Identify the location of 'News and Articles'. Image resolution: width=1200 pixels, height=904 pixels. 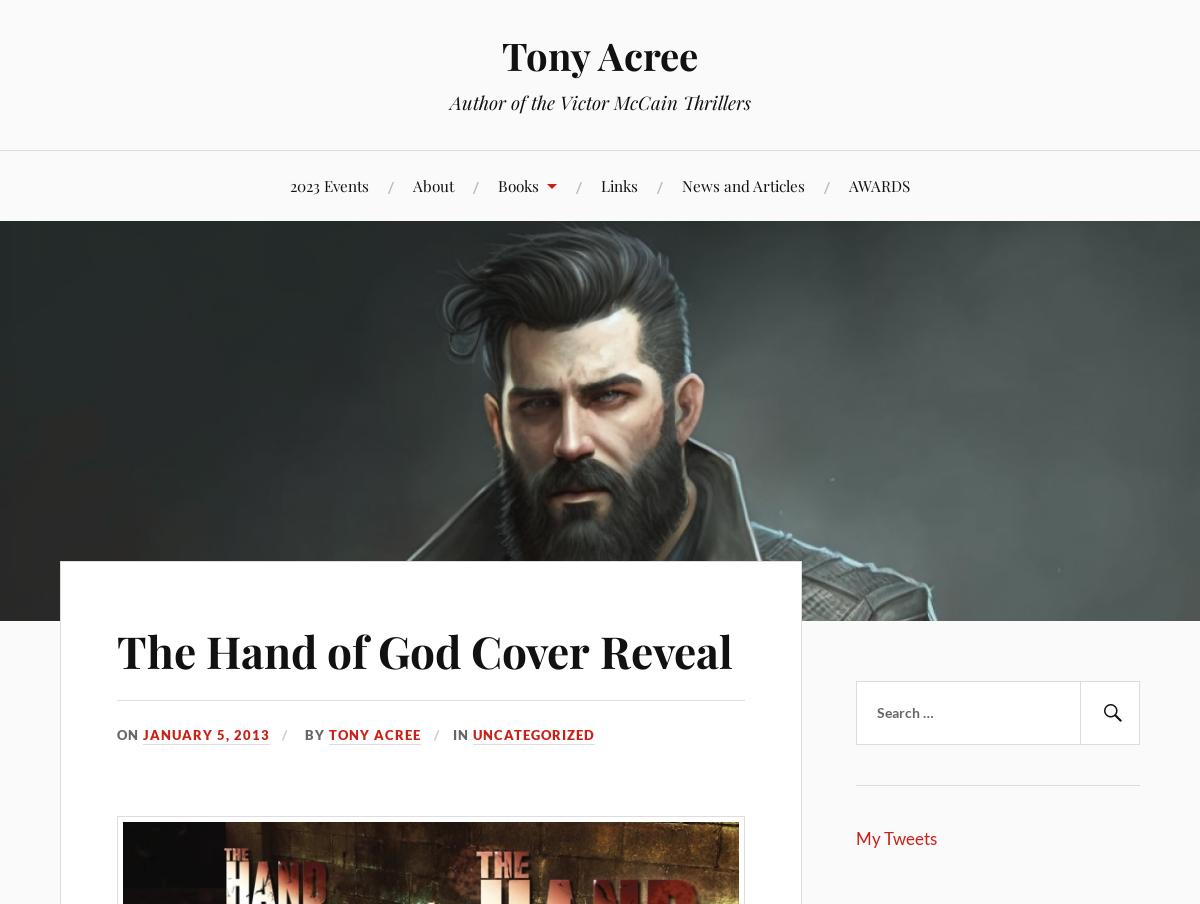
(681, 184).